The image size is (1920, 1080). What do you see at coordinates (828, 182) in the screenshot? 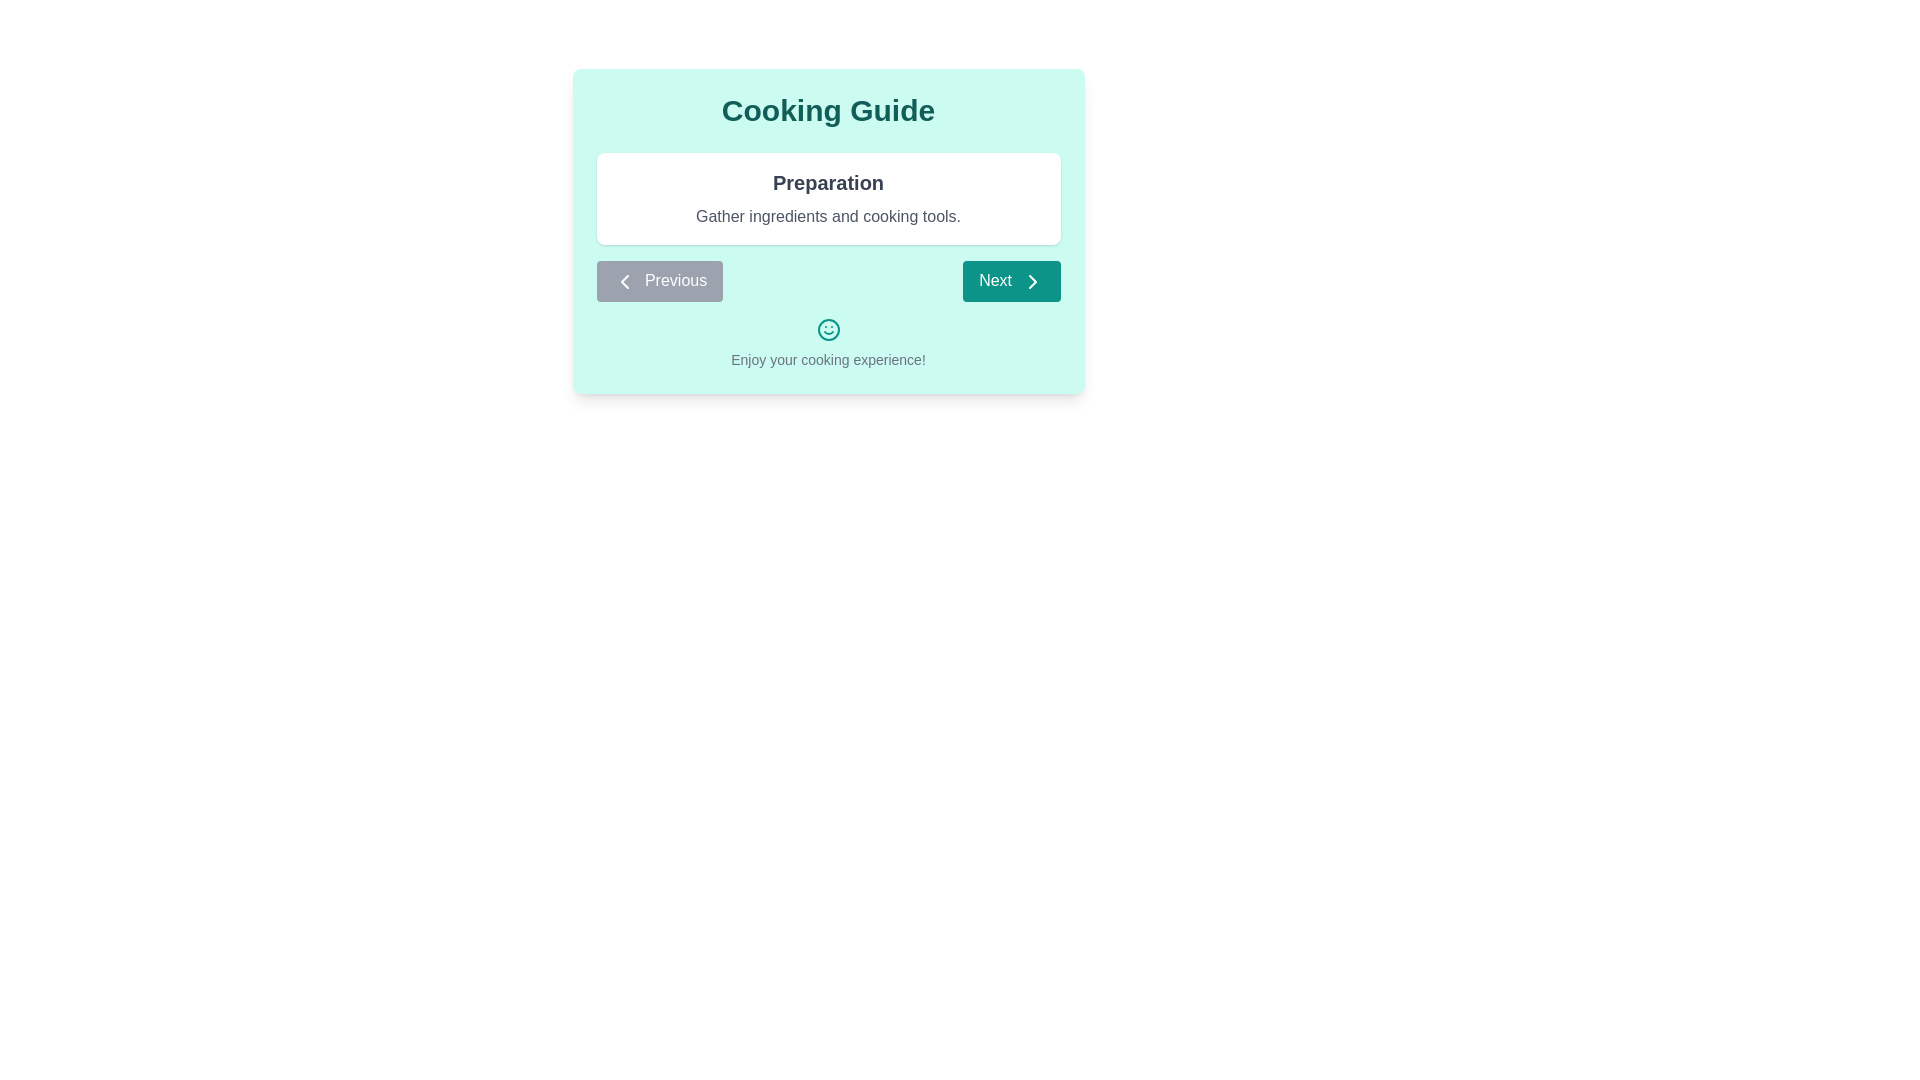
I see `the static text header reading 'Preparation'` at bounding box center [828, 182].